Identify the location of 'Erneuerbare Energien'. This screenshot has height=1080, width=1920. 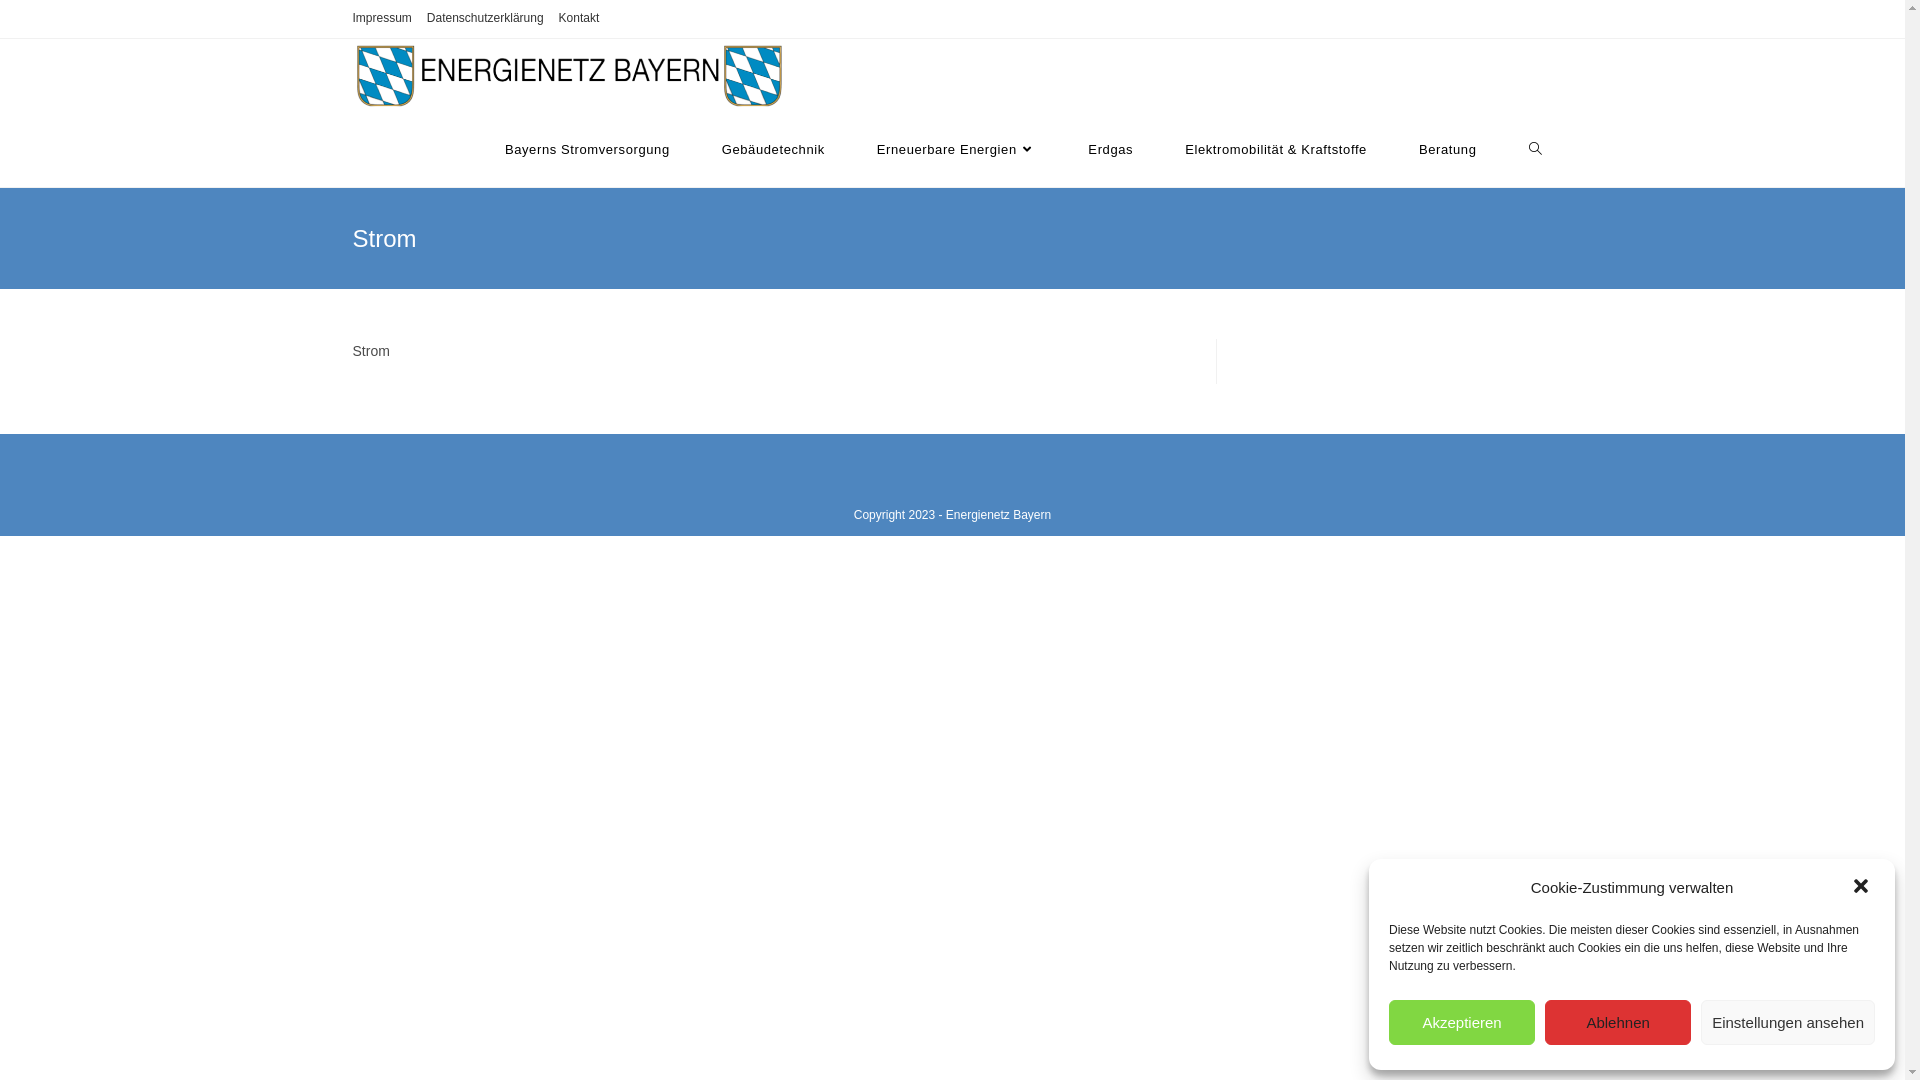
(955, 149).